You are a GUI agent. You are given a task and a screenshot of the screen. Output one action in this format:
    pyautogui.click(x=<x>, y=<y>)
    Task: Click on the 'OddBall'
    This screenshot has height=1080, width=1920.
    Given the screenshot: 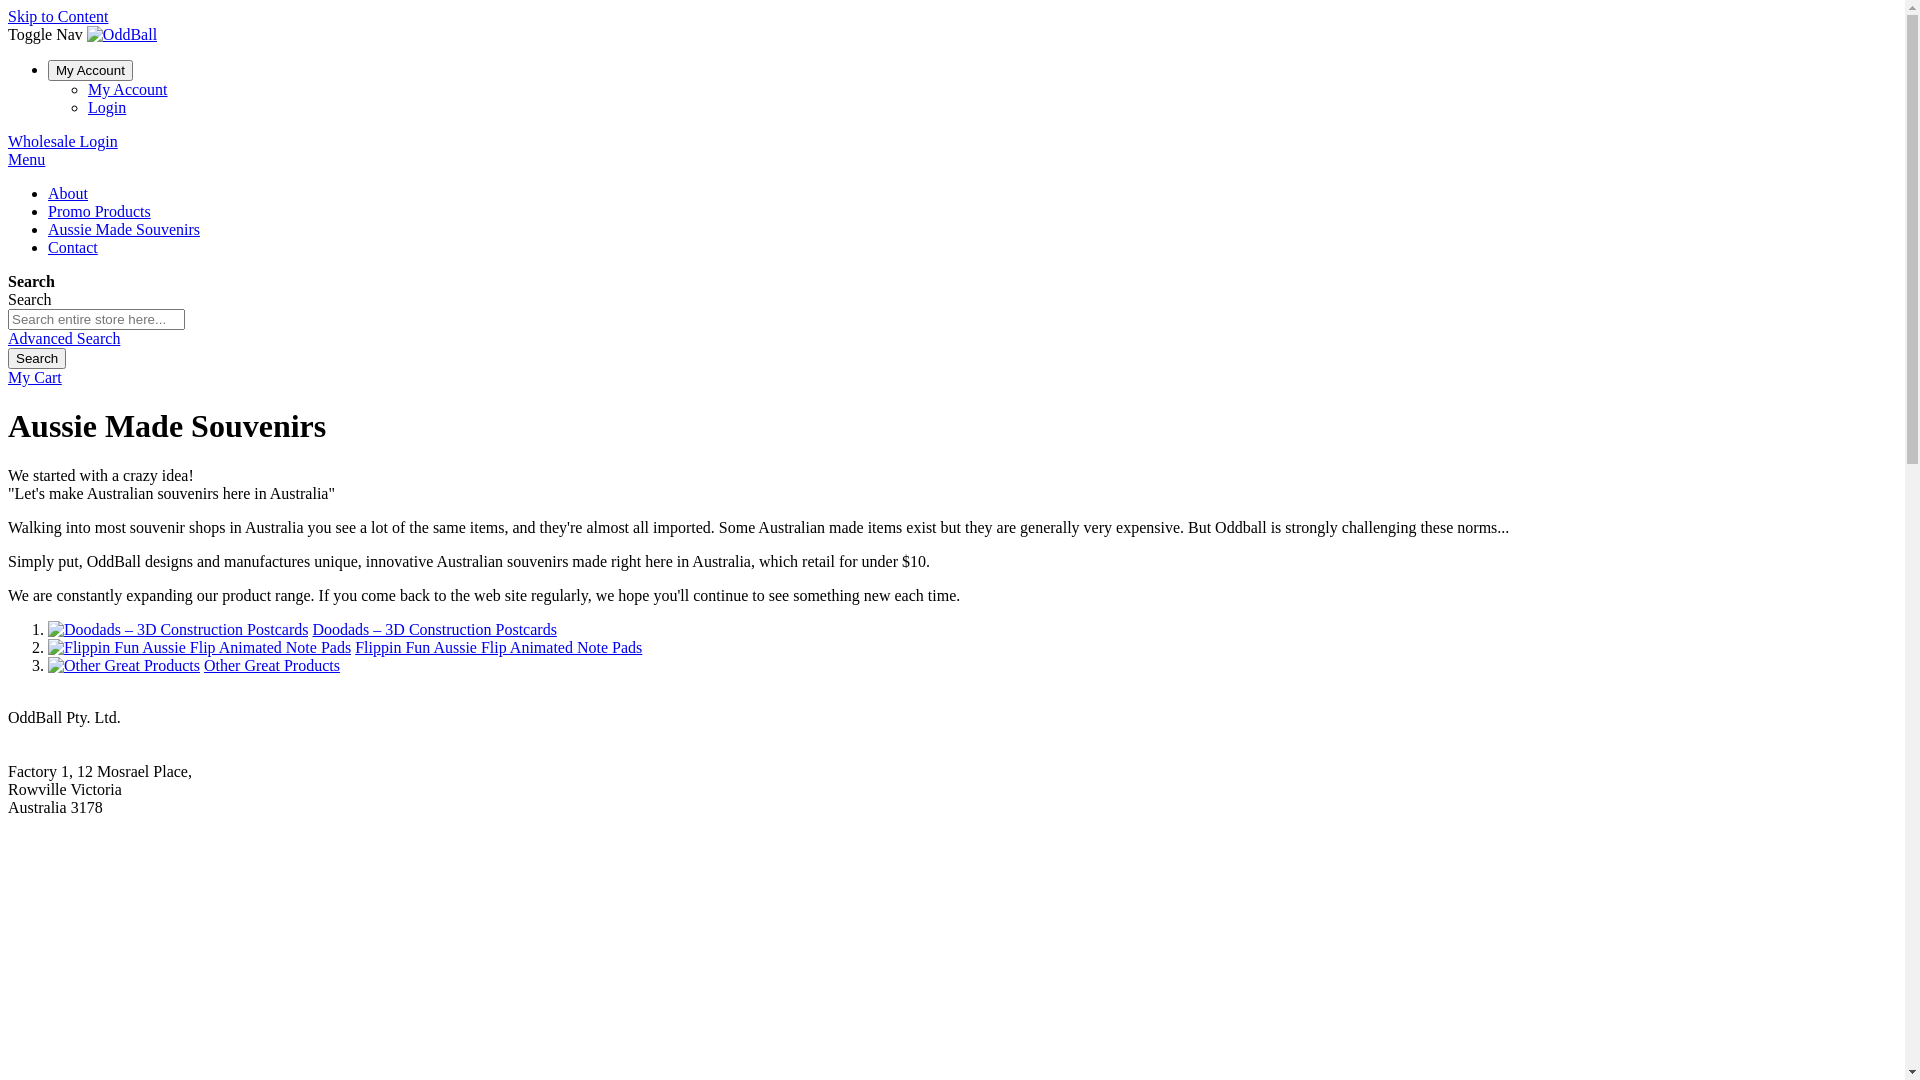 What is the action you would take?
    pyautogui.click(x=120, y=34)
    